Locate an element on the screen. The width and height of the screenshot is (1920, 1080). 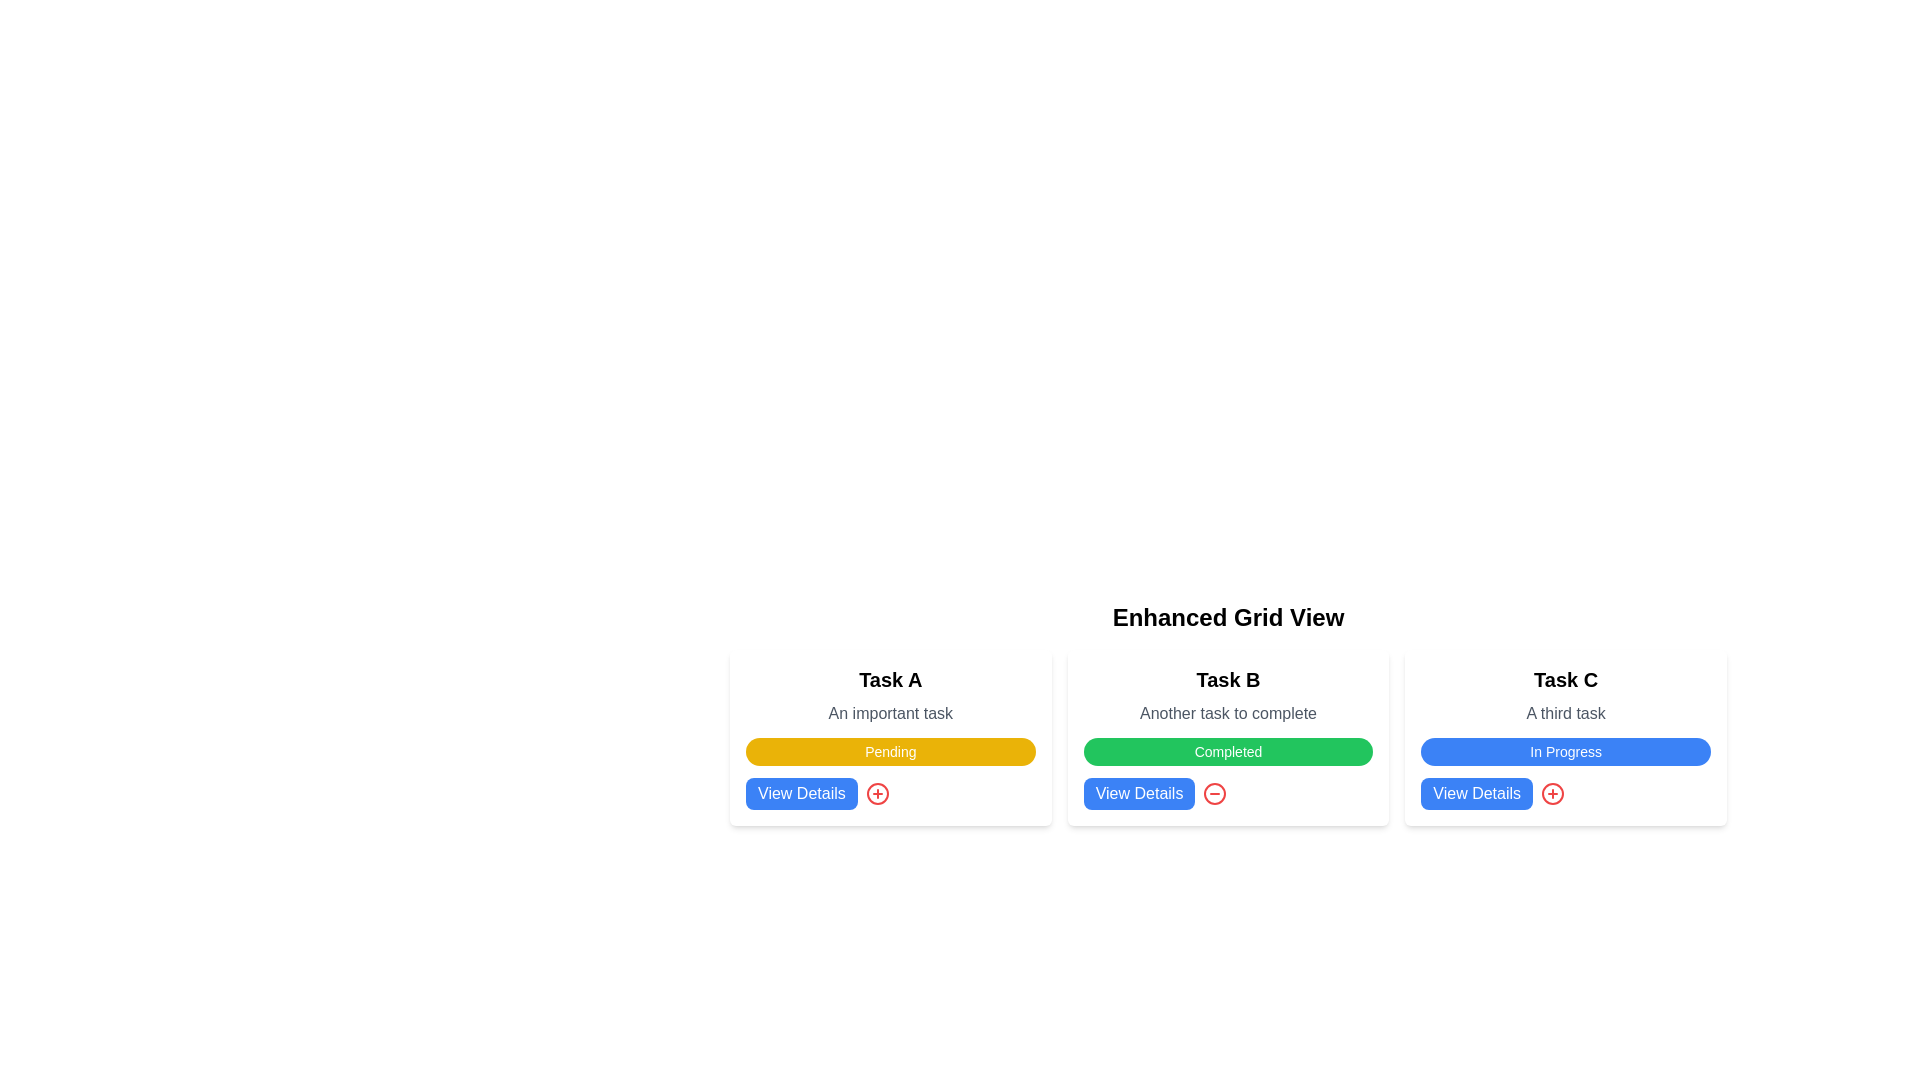
the interactive button located to the right of the 'View Details' button in the bottom-right corner of the 'Task C' card is located at coordinates (1552, 793).